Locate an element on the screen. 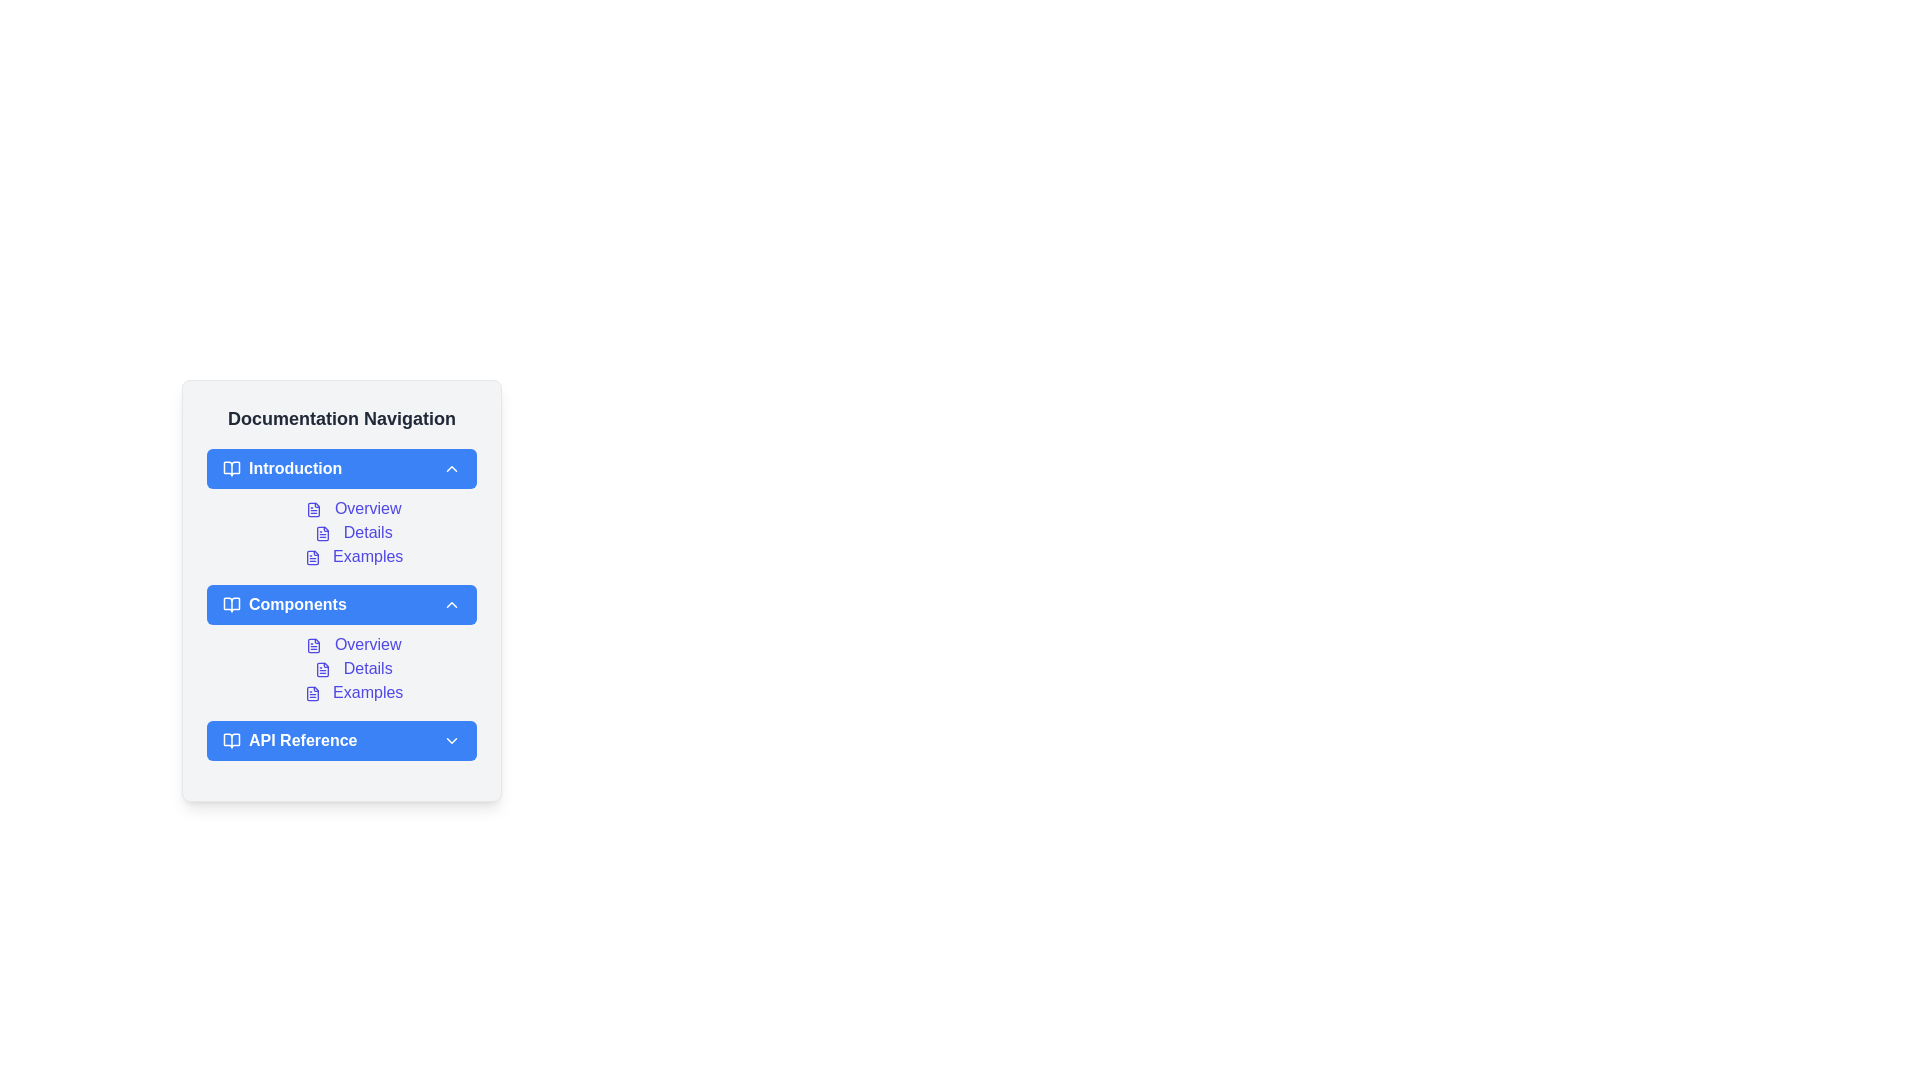 The width and height of the screenshot is (1920, 1080). the 'Details' text link with an icon in the sidebar is located at coordinates (354, 668).